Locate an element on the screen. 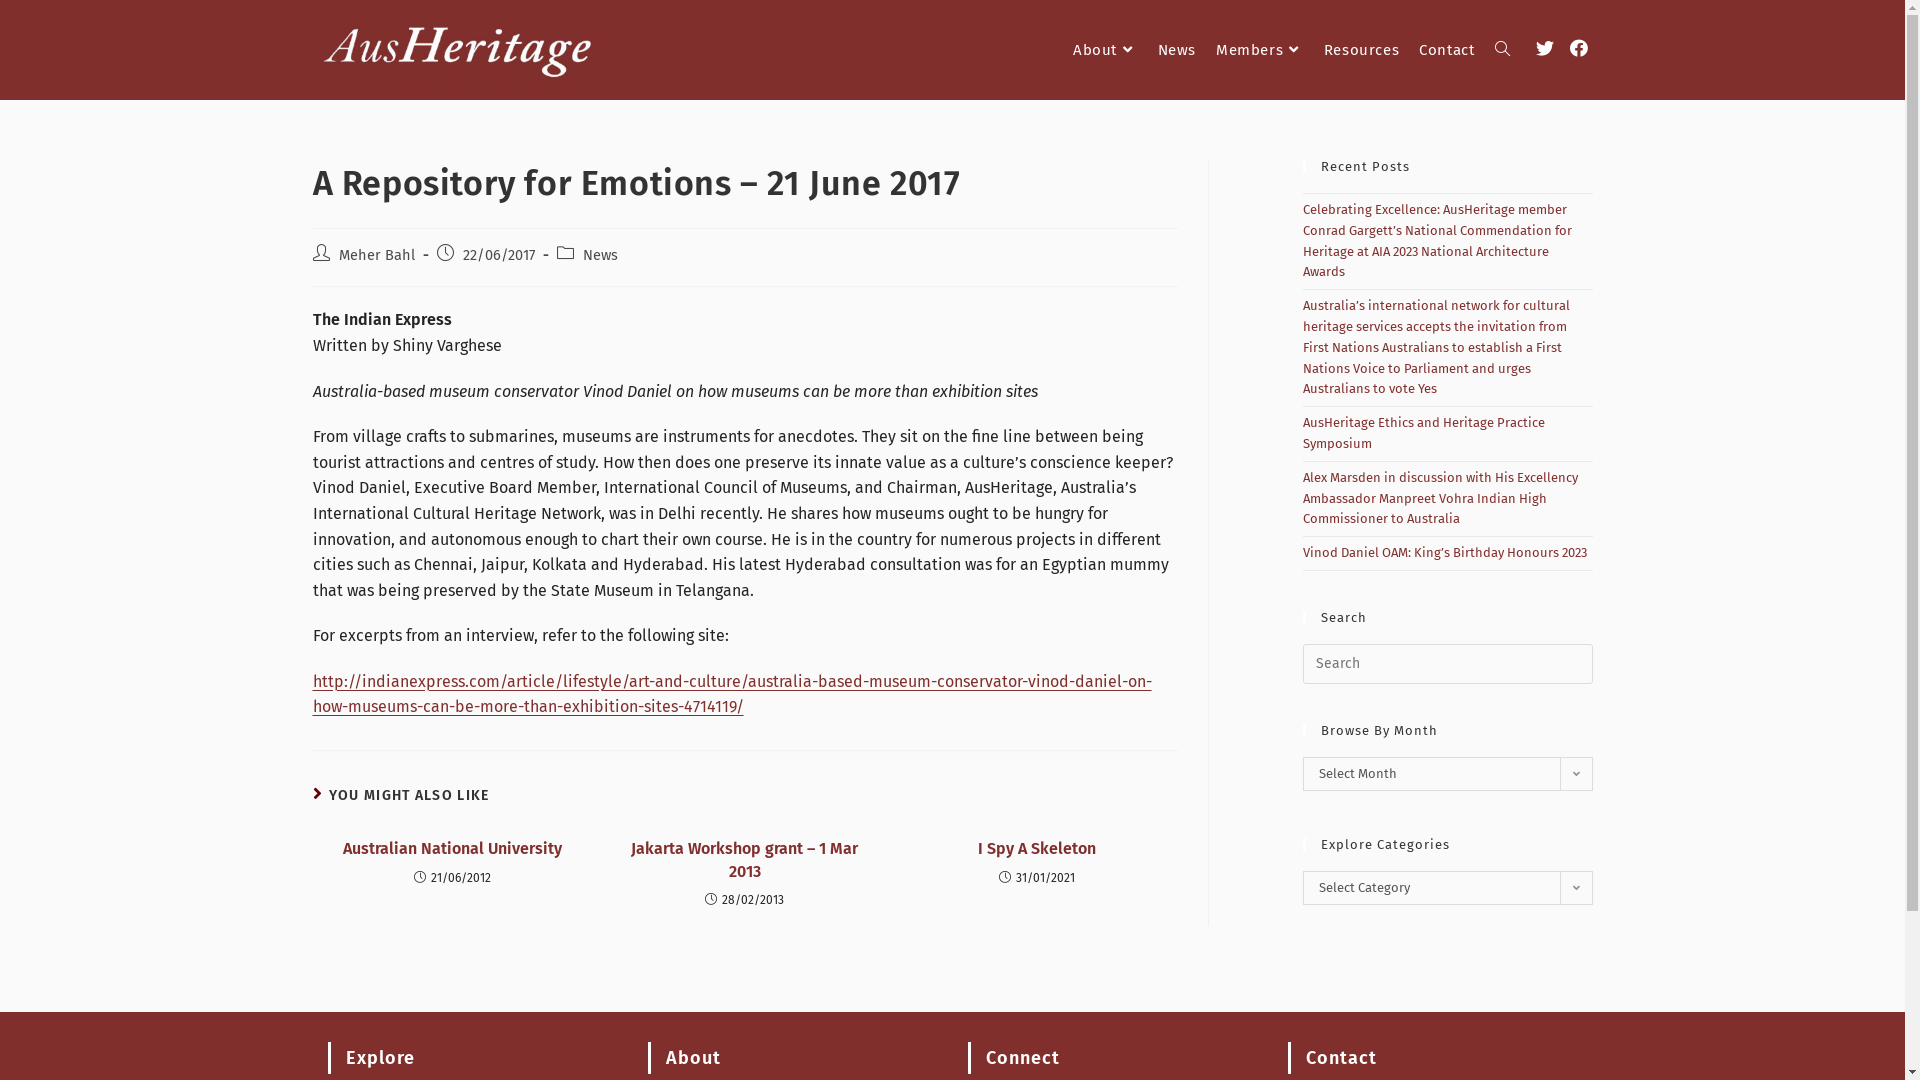  'News' is located at coordinates (598, 253).